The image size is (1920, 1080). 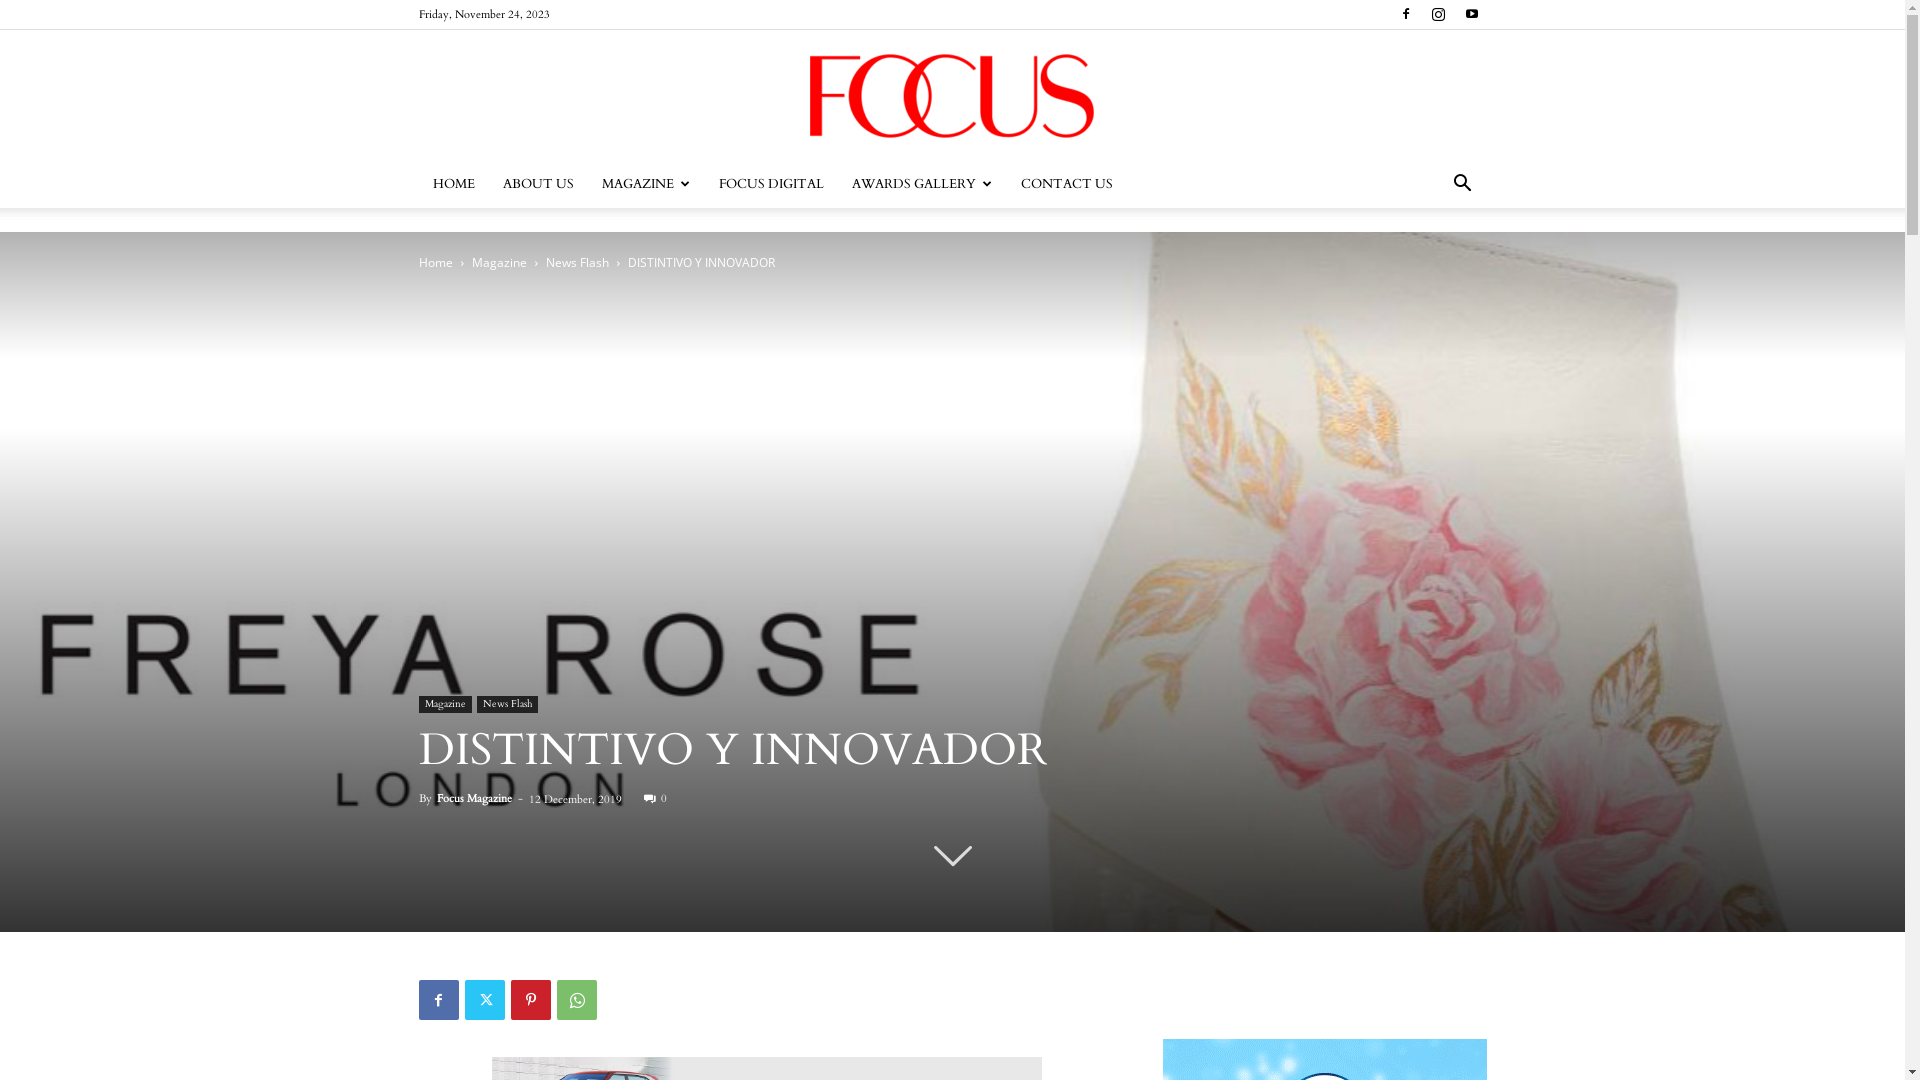 What do you see at coordinates (434, 261) in the screenshot?
I see `'Home'` at bounding box center [434, 261].